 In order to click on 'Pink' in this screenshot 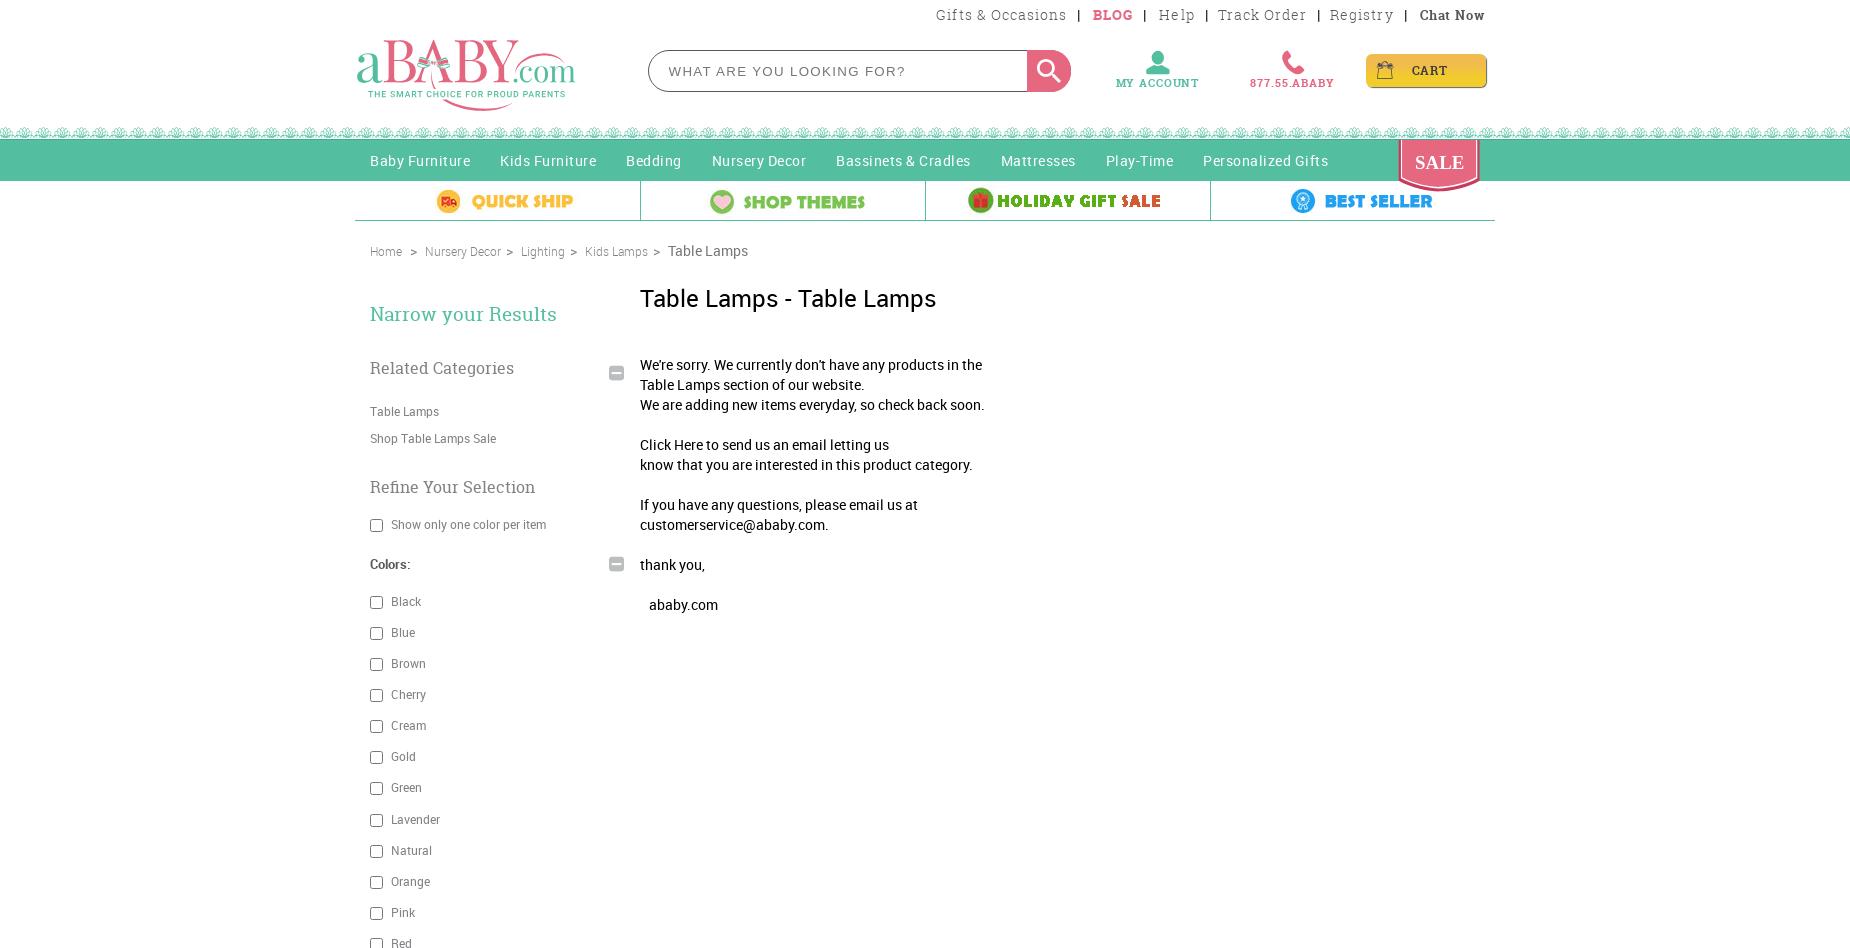, I will do `click(400, 910)`.